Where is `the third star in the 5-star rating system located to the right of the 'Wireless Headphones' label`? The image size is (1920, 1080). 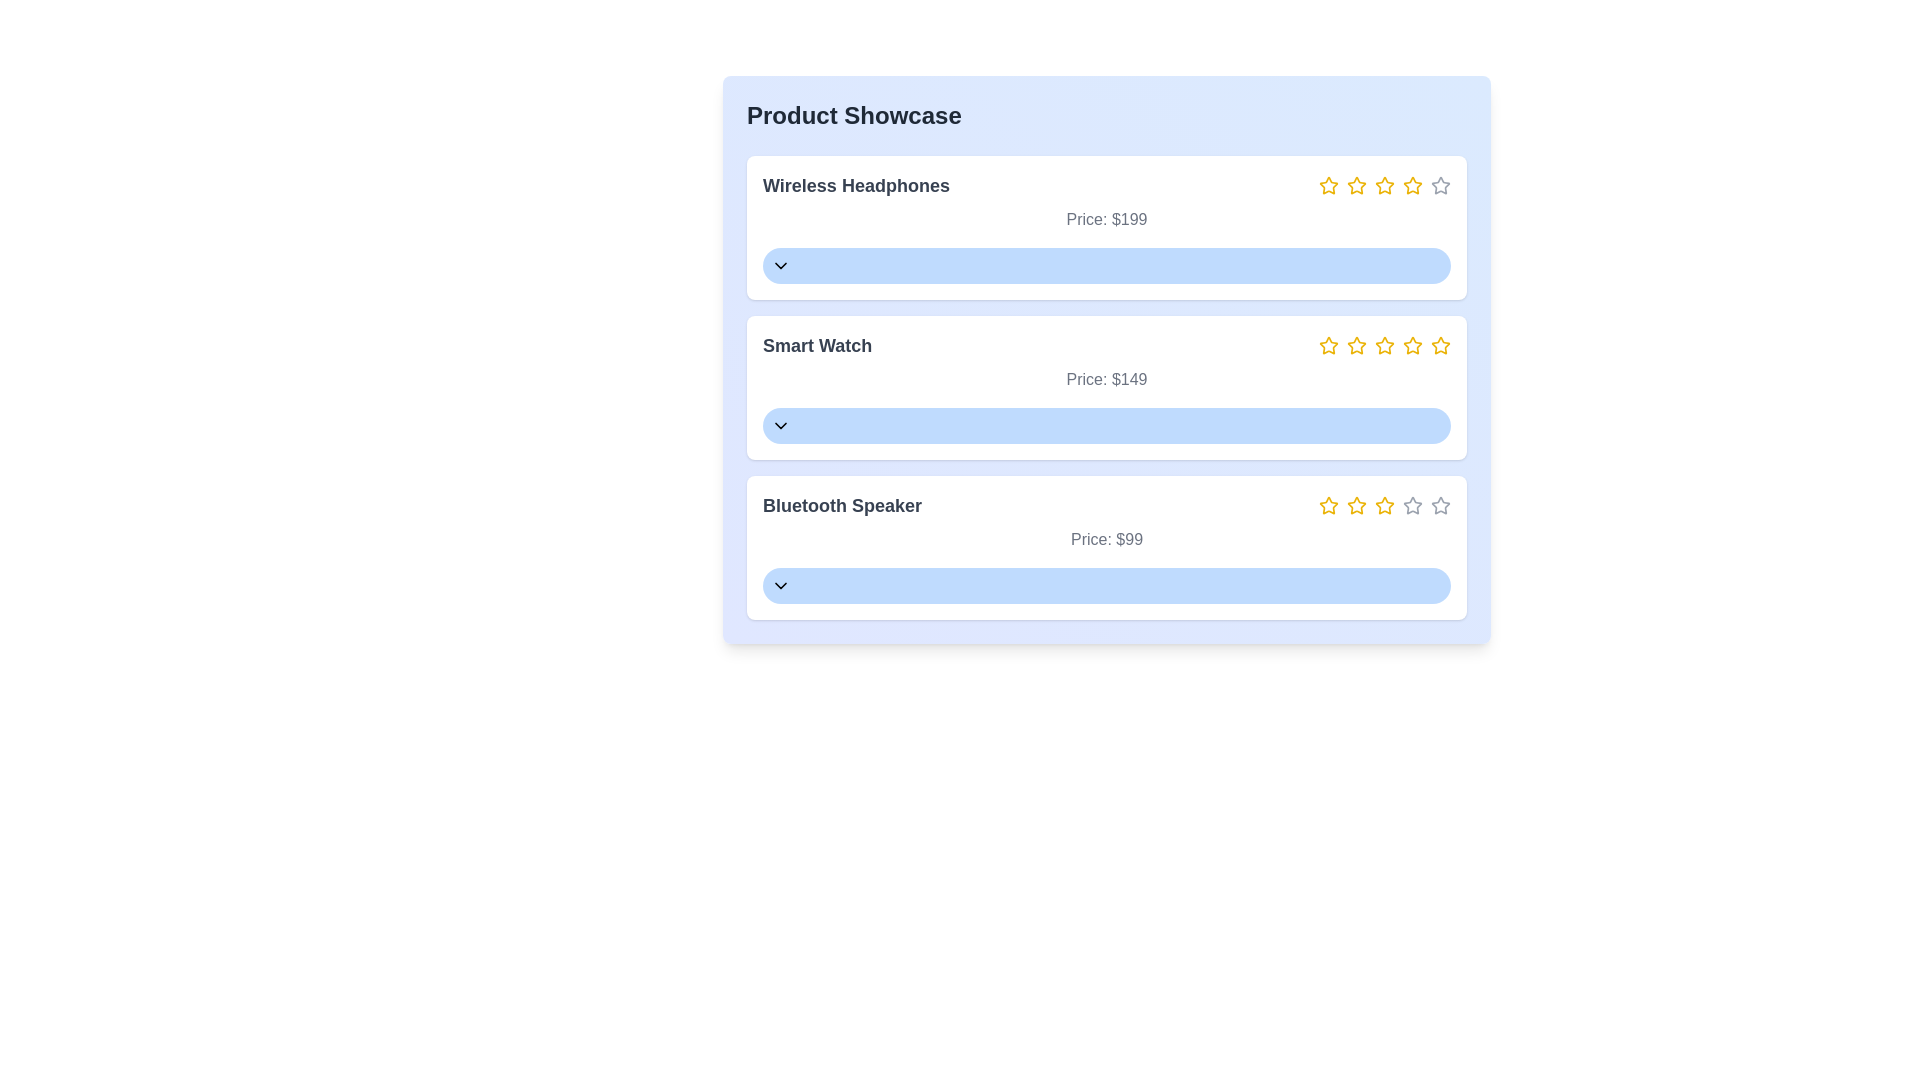
the third star in the 5-star rating system located to the right of the 'Wireless Headphones' label is located at coordinates (1357, 185).